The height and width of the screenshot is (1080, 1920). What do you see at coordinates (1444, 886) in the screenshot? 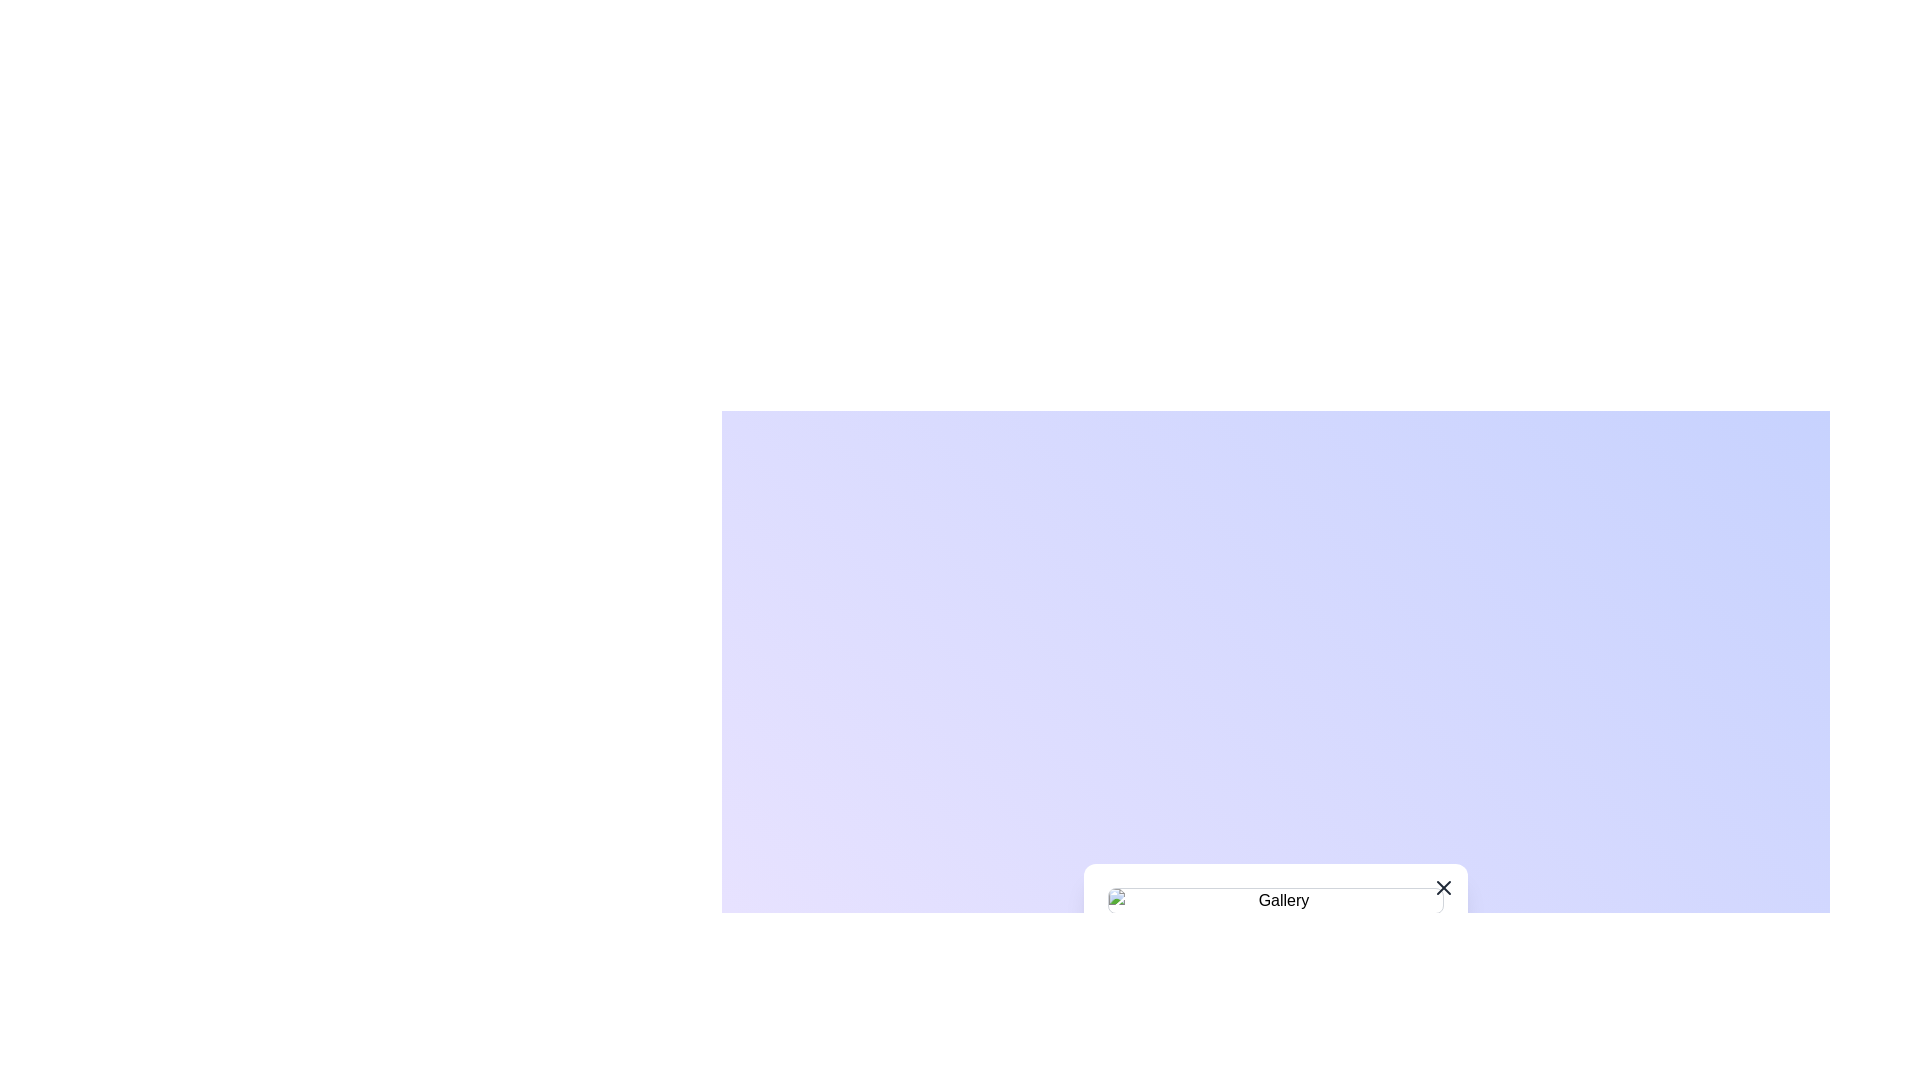
I see `the top-right line segment of the X symbol in the close button located at the right end of the header bar in the Gallery dialog box` at bounding box center [1444, 886].